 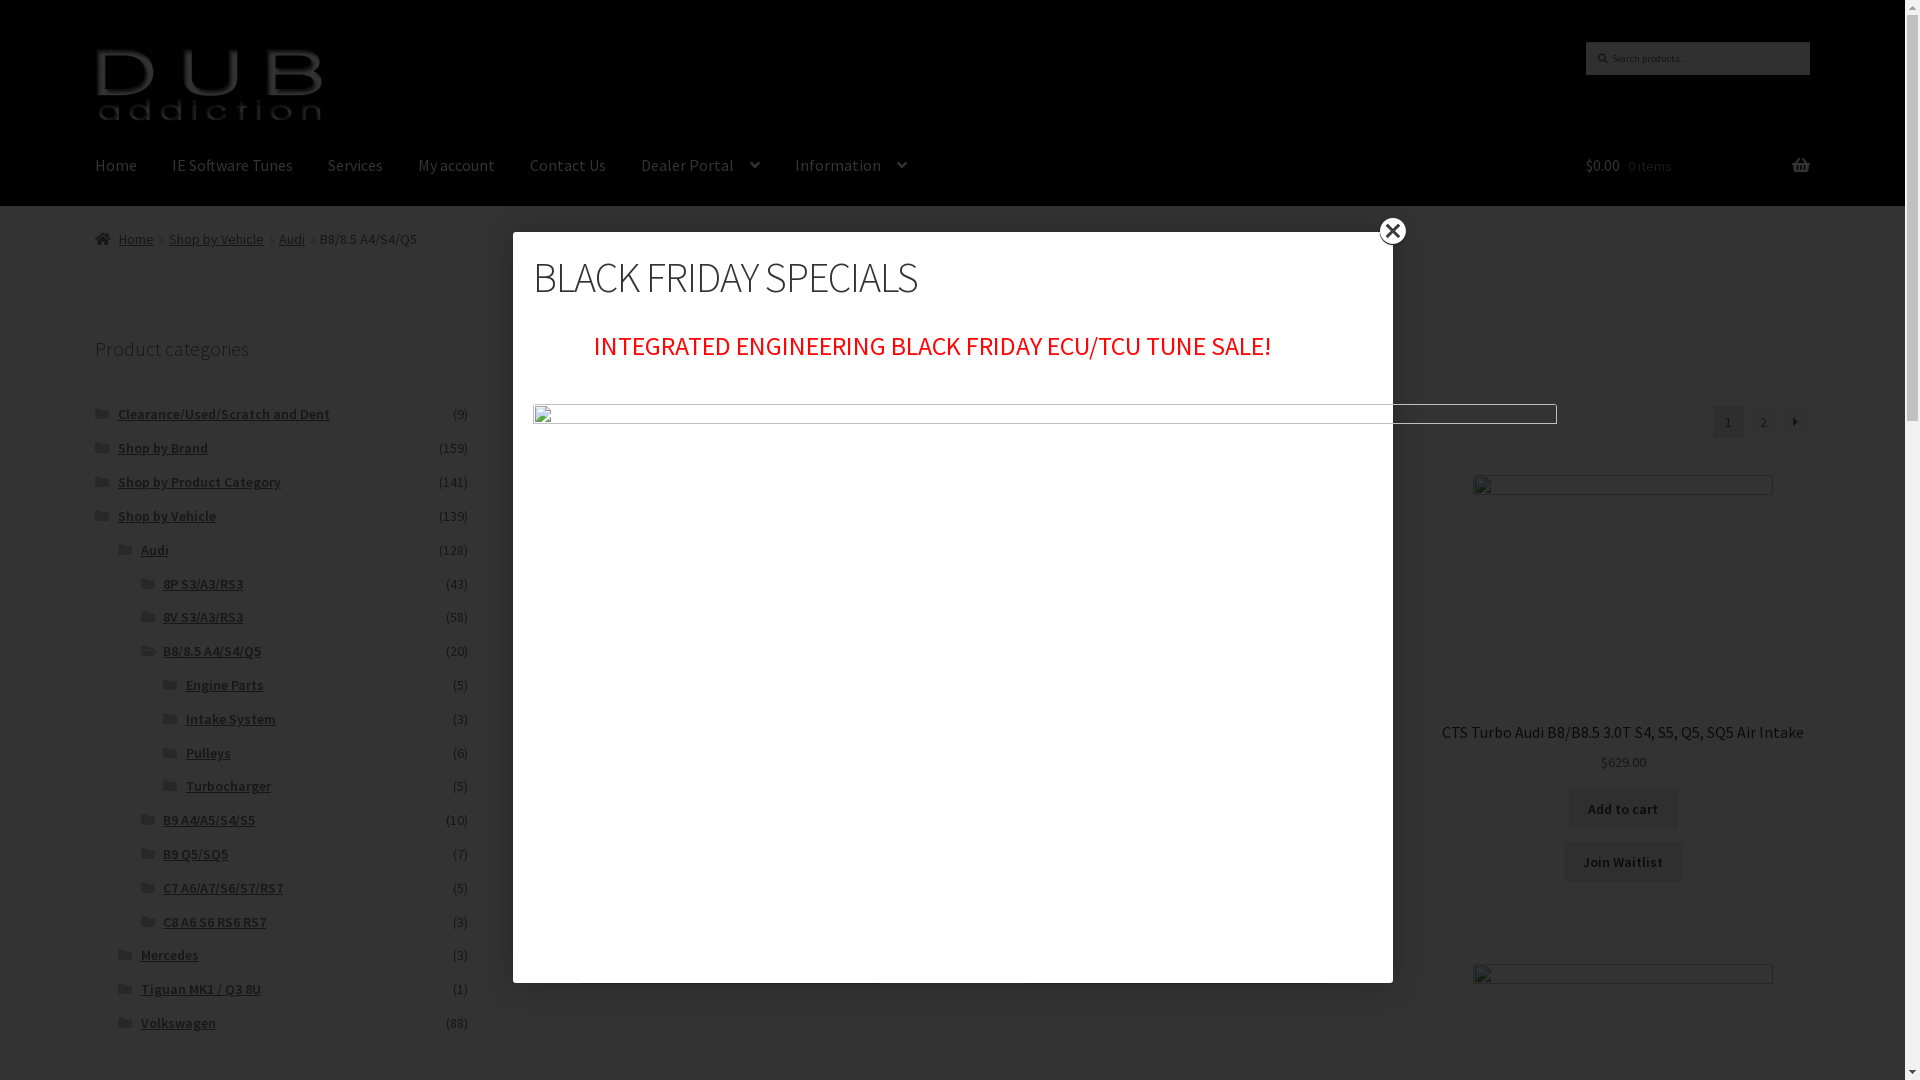 I want to click on 'Shop by Product Category', so click(x=199, y=482).